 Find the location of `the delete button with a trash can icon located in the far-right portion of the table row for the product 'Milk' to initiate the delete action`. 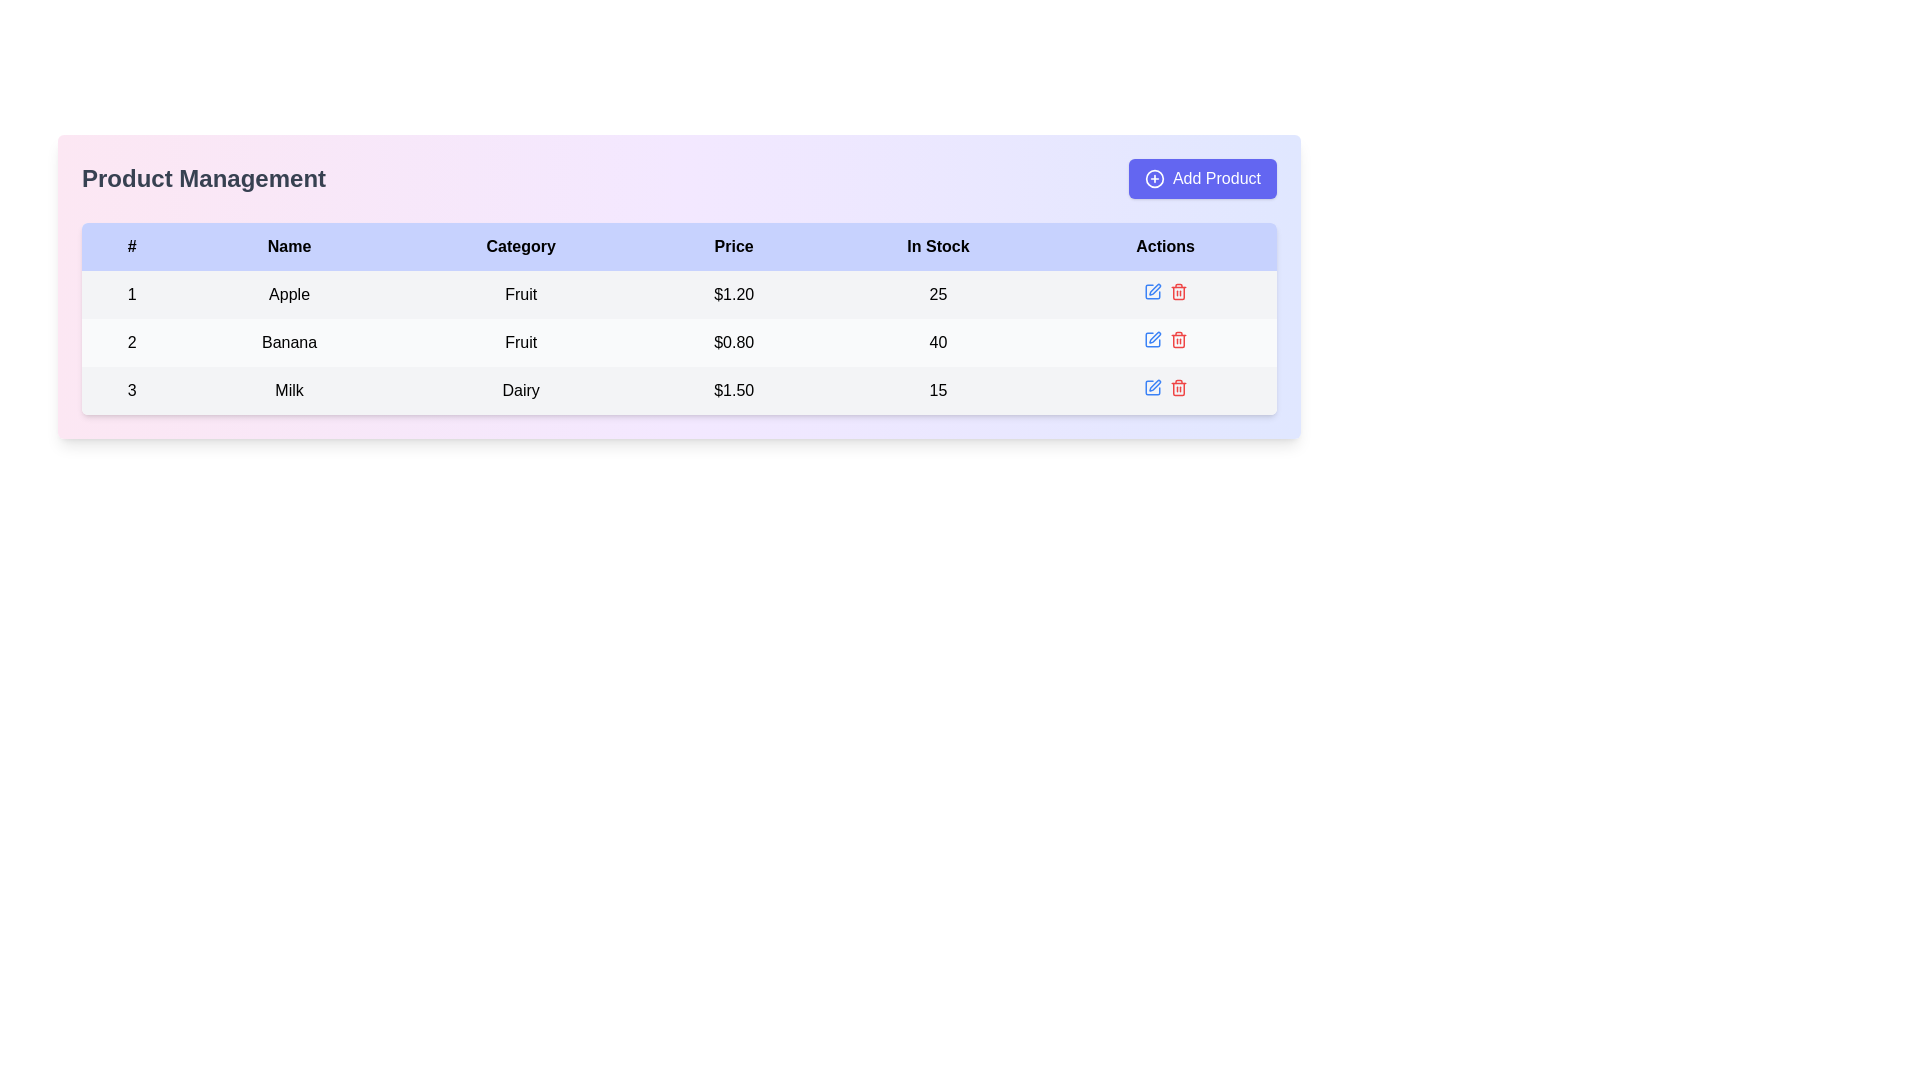

the delete button with a trash can icon located in the far-right portion of the table row for the product 'Milk' to initiate the delete action is located at coordinates (1178, 388).